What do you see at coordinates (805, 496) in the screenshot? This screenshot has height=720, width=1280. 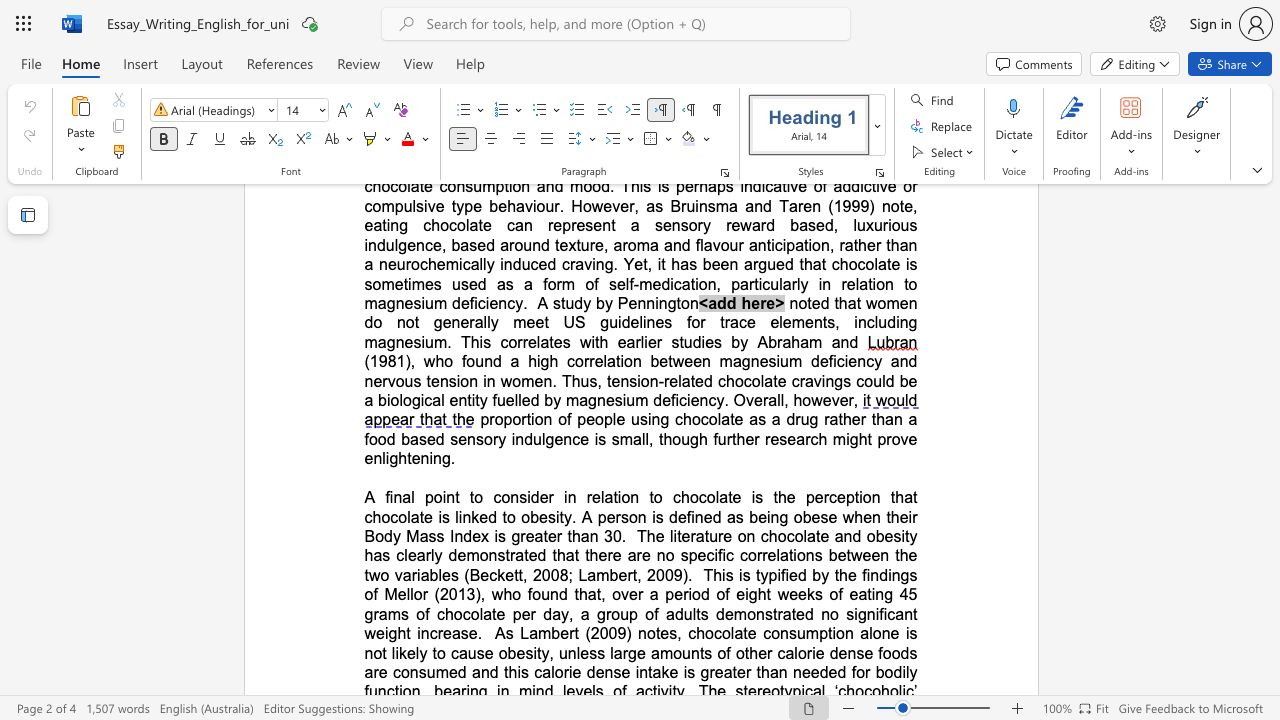 I see `the subset text "percep" within the text "perception"` at bounding box center [805, 496].